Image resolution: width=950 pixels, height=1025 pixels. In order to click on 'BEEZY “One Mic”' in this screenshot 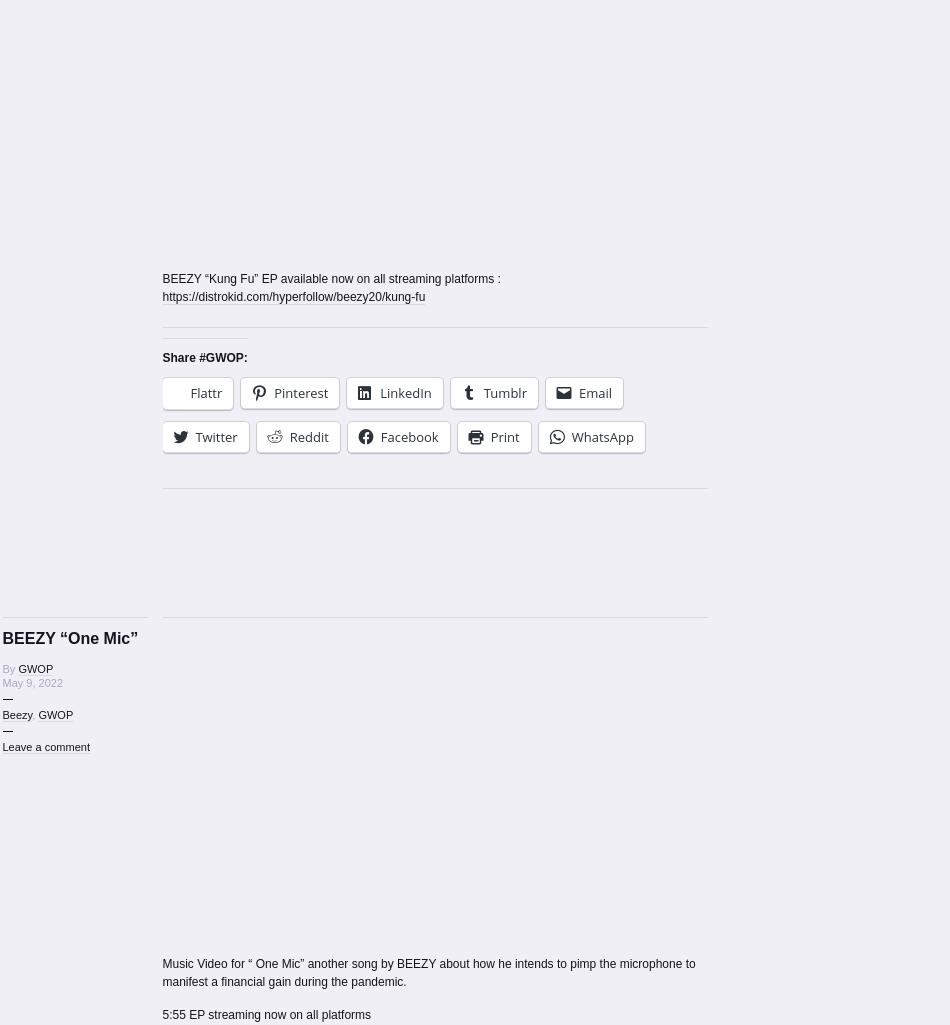, I will do `click(70, 636)`.